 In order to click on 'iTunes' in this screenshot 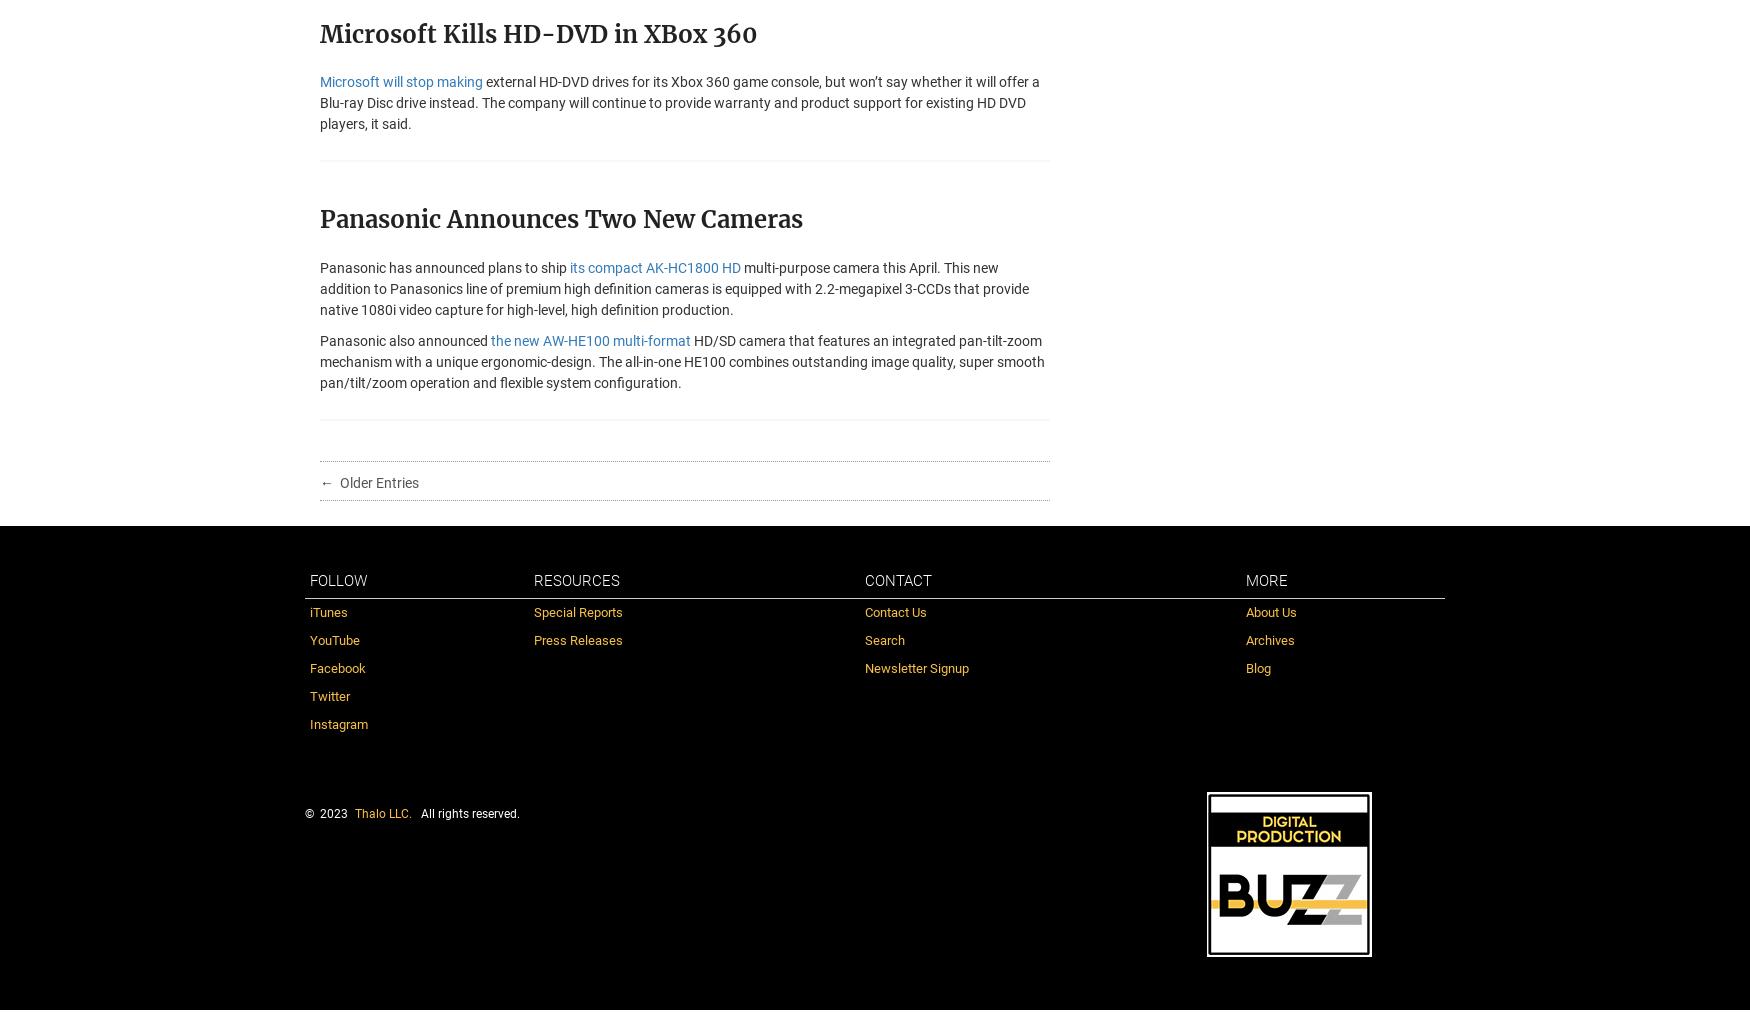, I will do `click(329, 610)`.